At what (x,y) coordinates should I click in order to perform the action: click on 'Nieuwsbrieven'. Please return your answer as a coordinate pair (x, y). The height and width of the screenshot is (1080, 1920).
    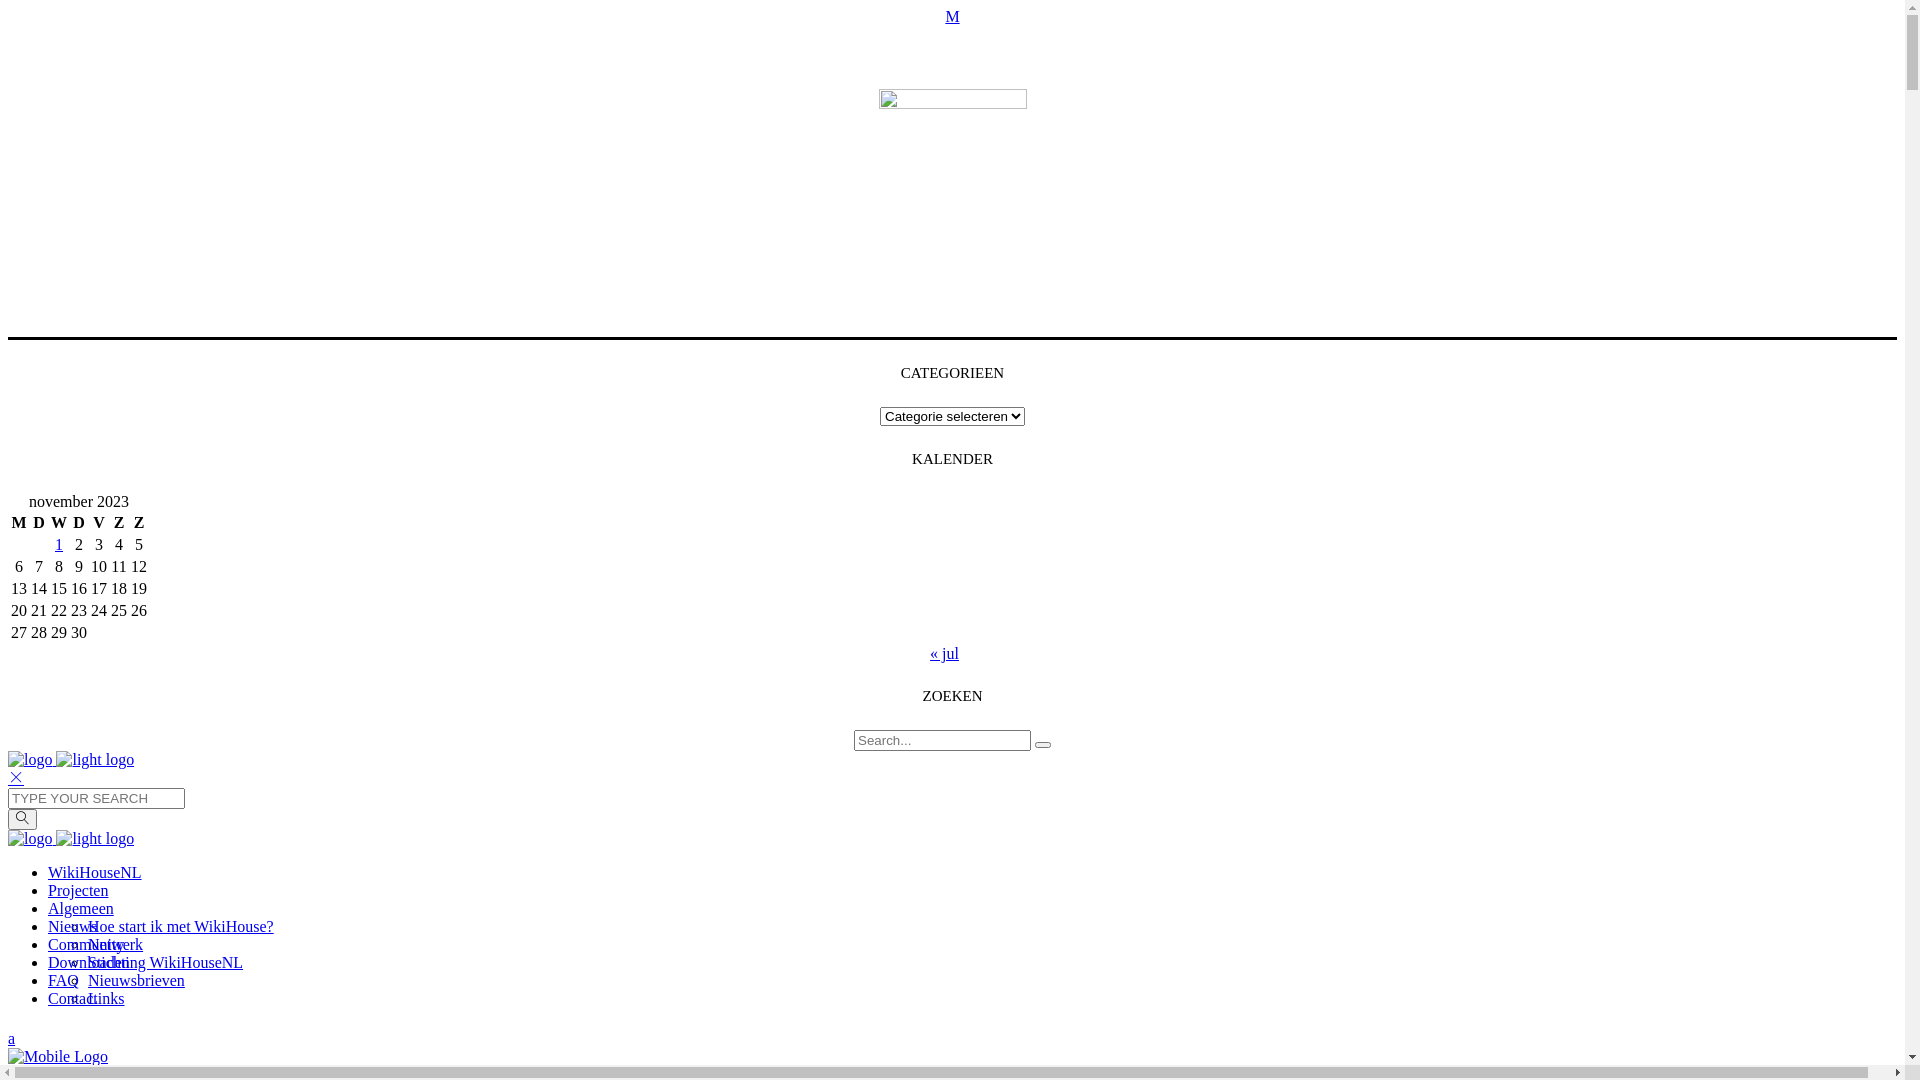
    Looking at the image, I should click on (135, 979).